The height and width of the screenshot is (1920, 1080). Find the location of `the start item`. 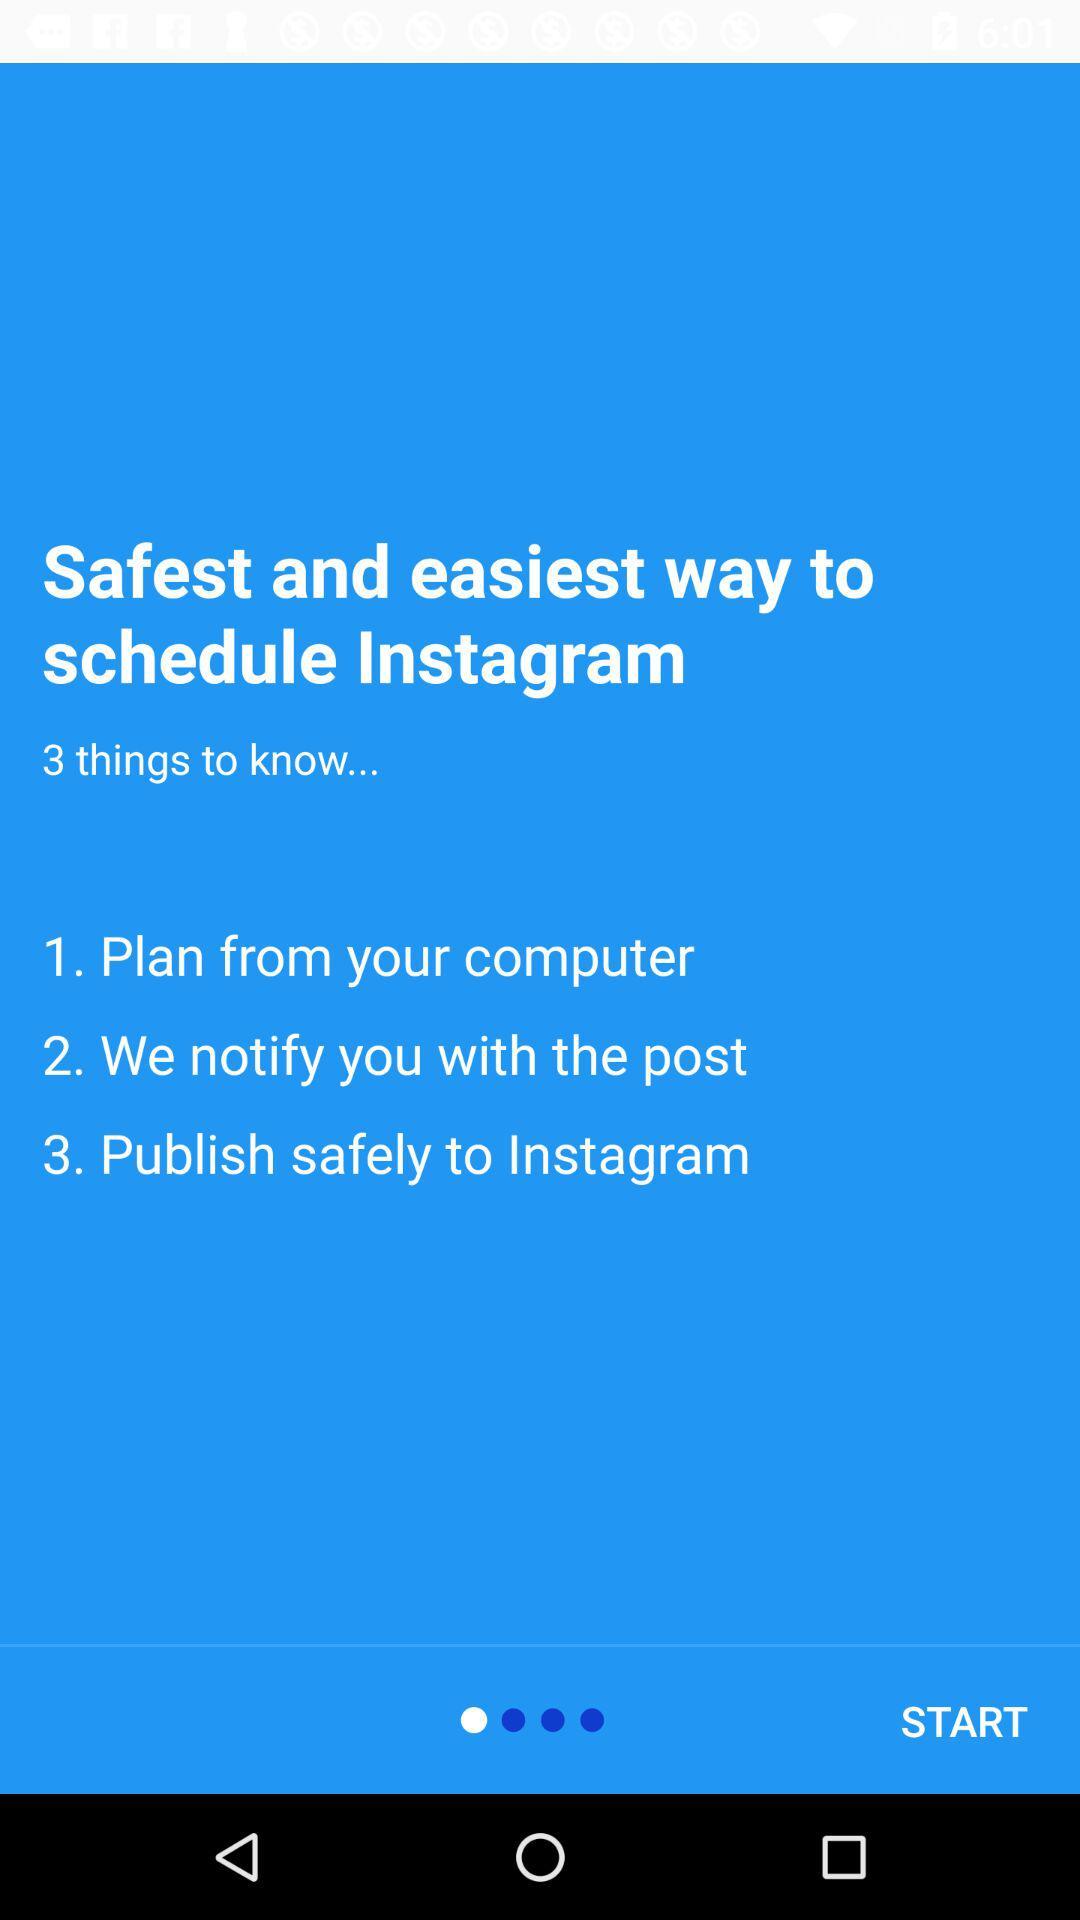

the start item is located at coordinates (963, 1719).